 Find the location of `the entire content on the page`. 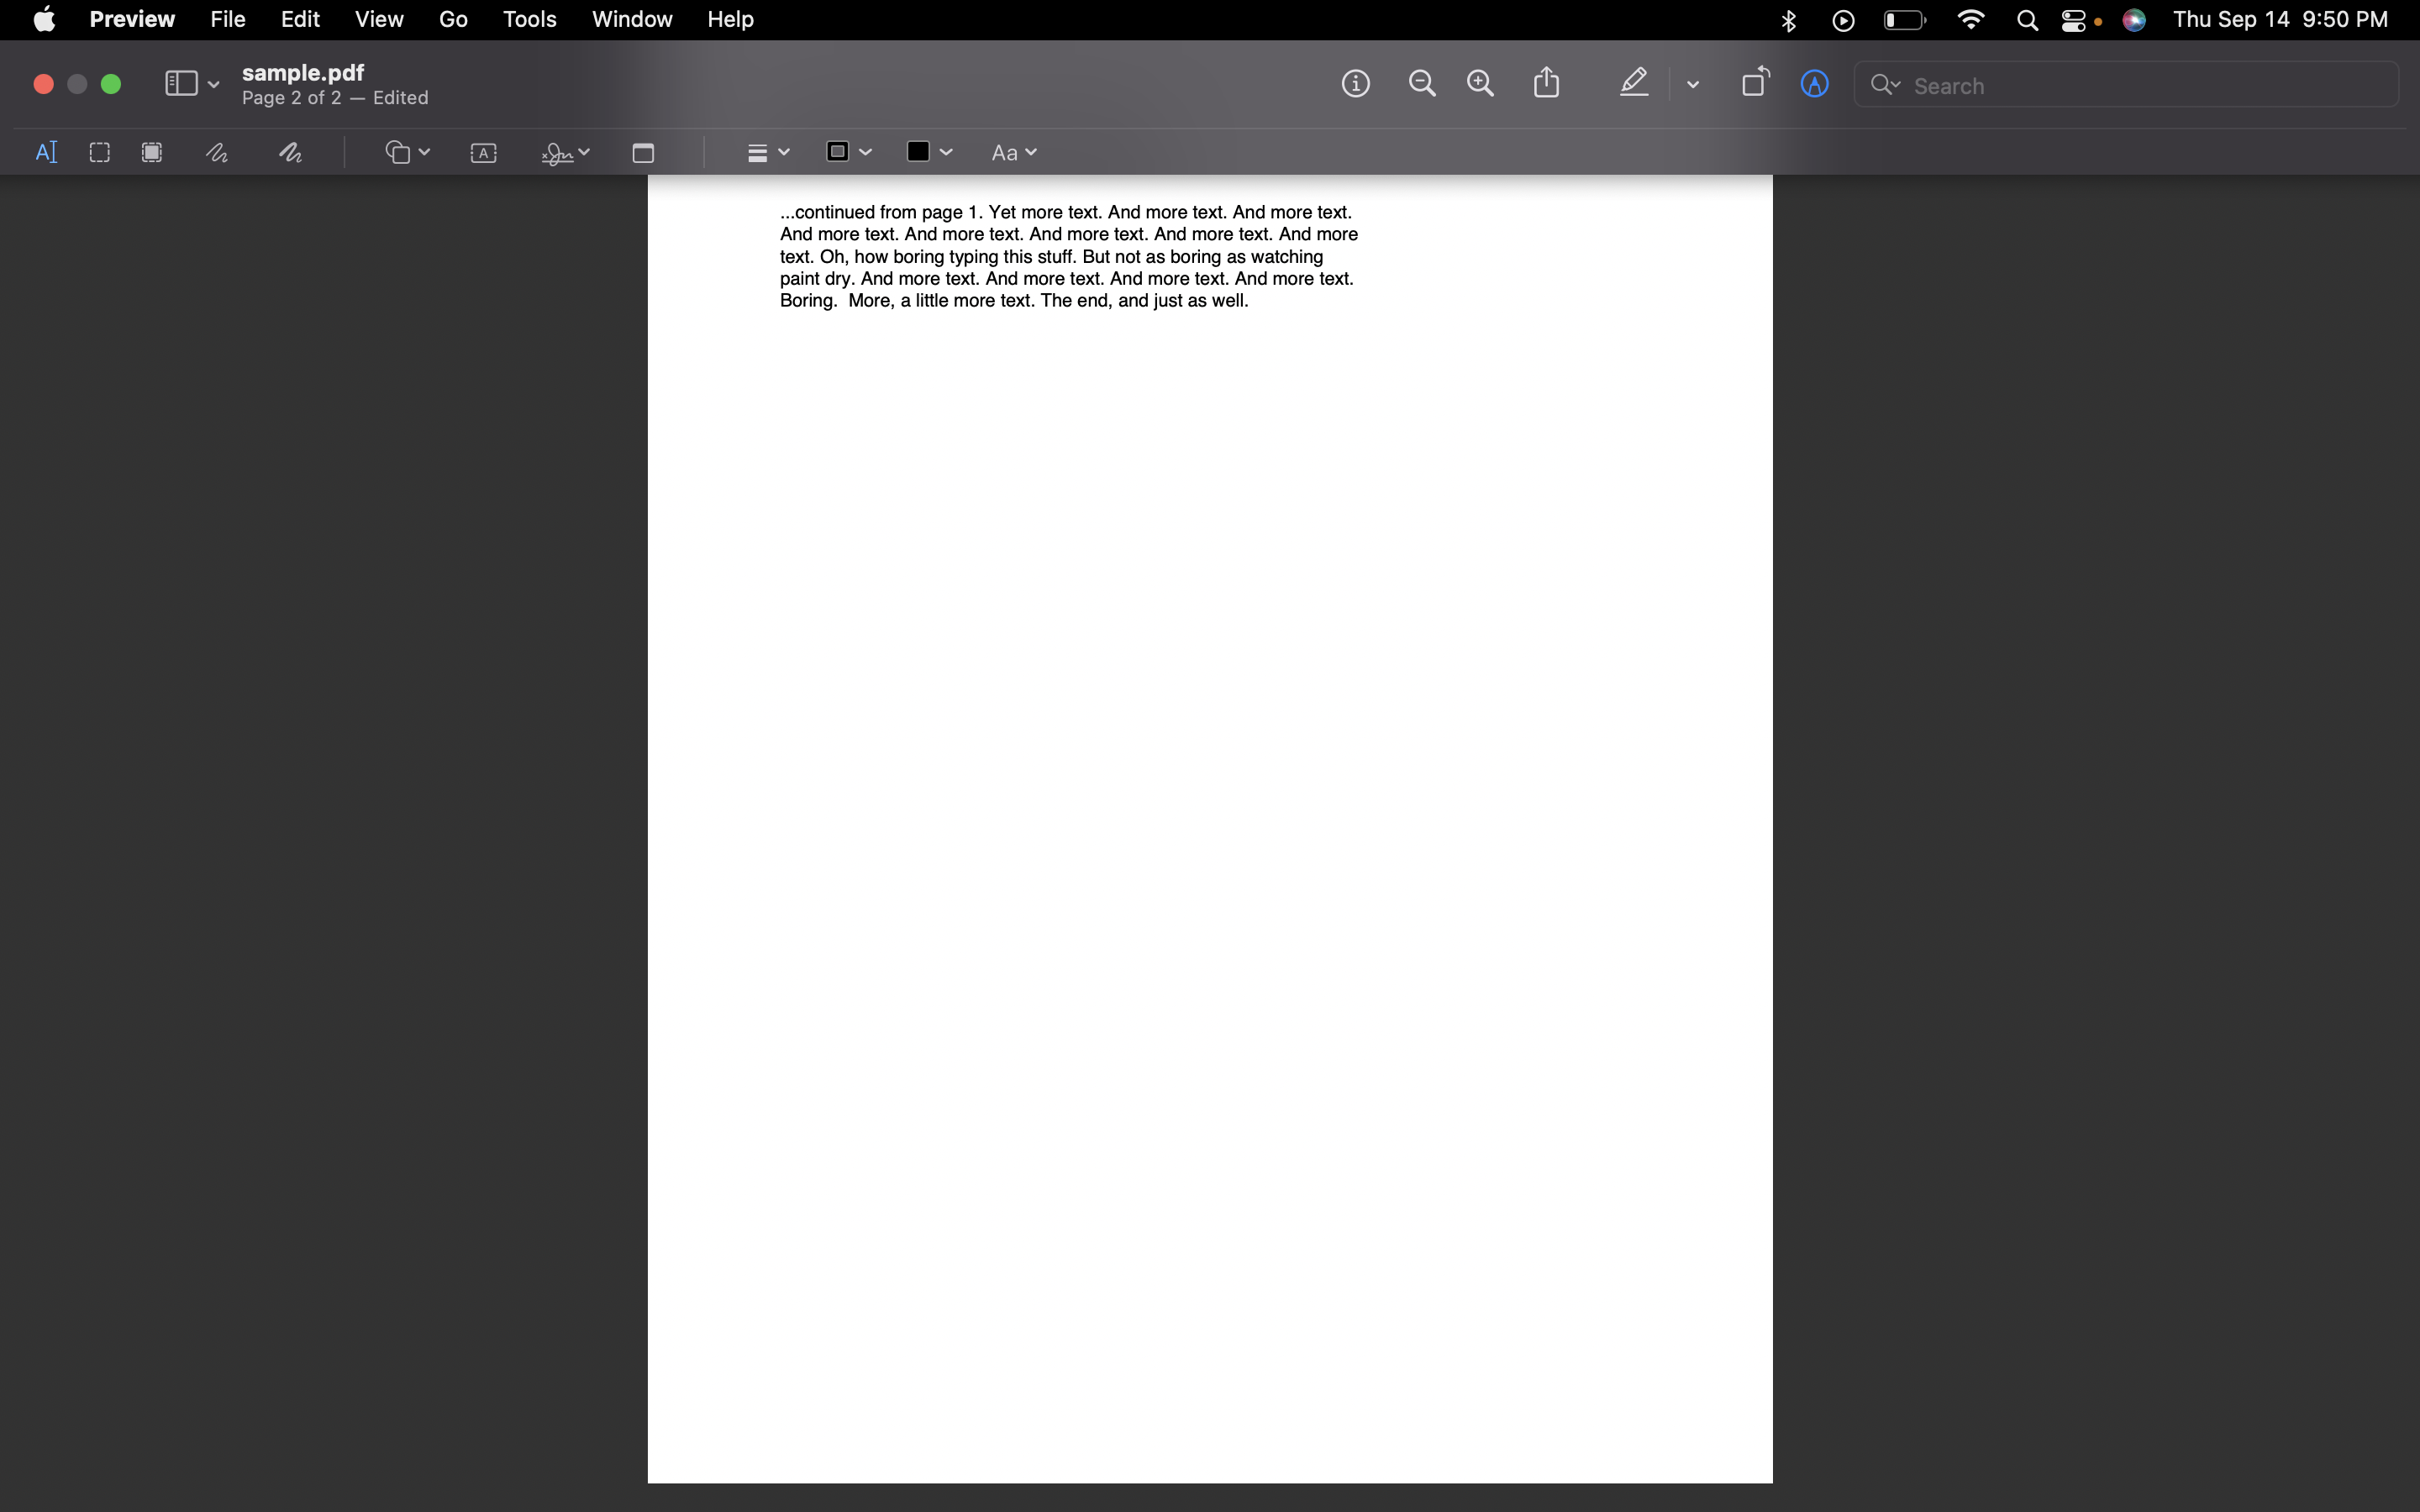

the entire content on the page is located at coordinates (3481170, 348516).